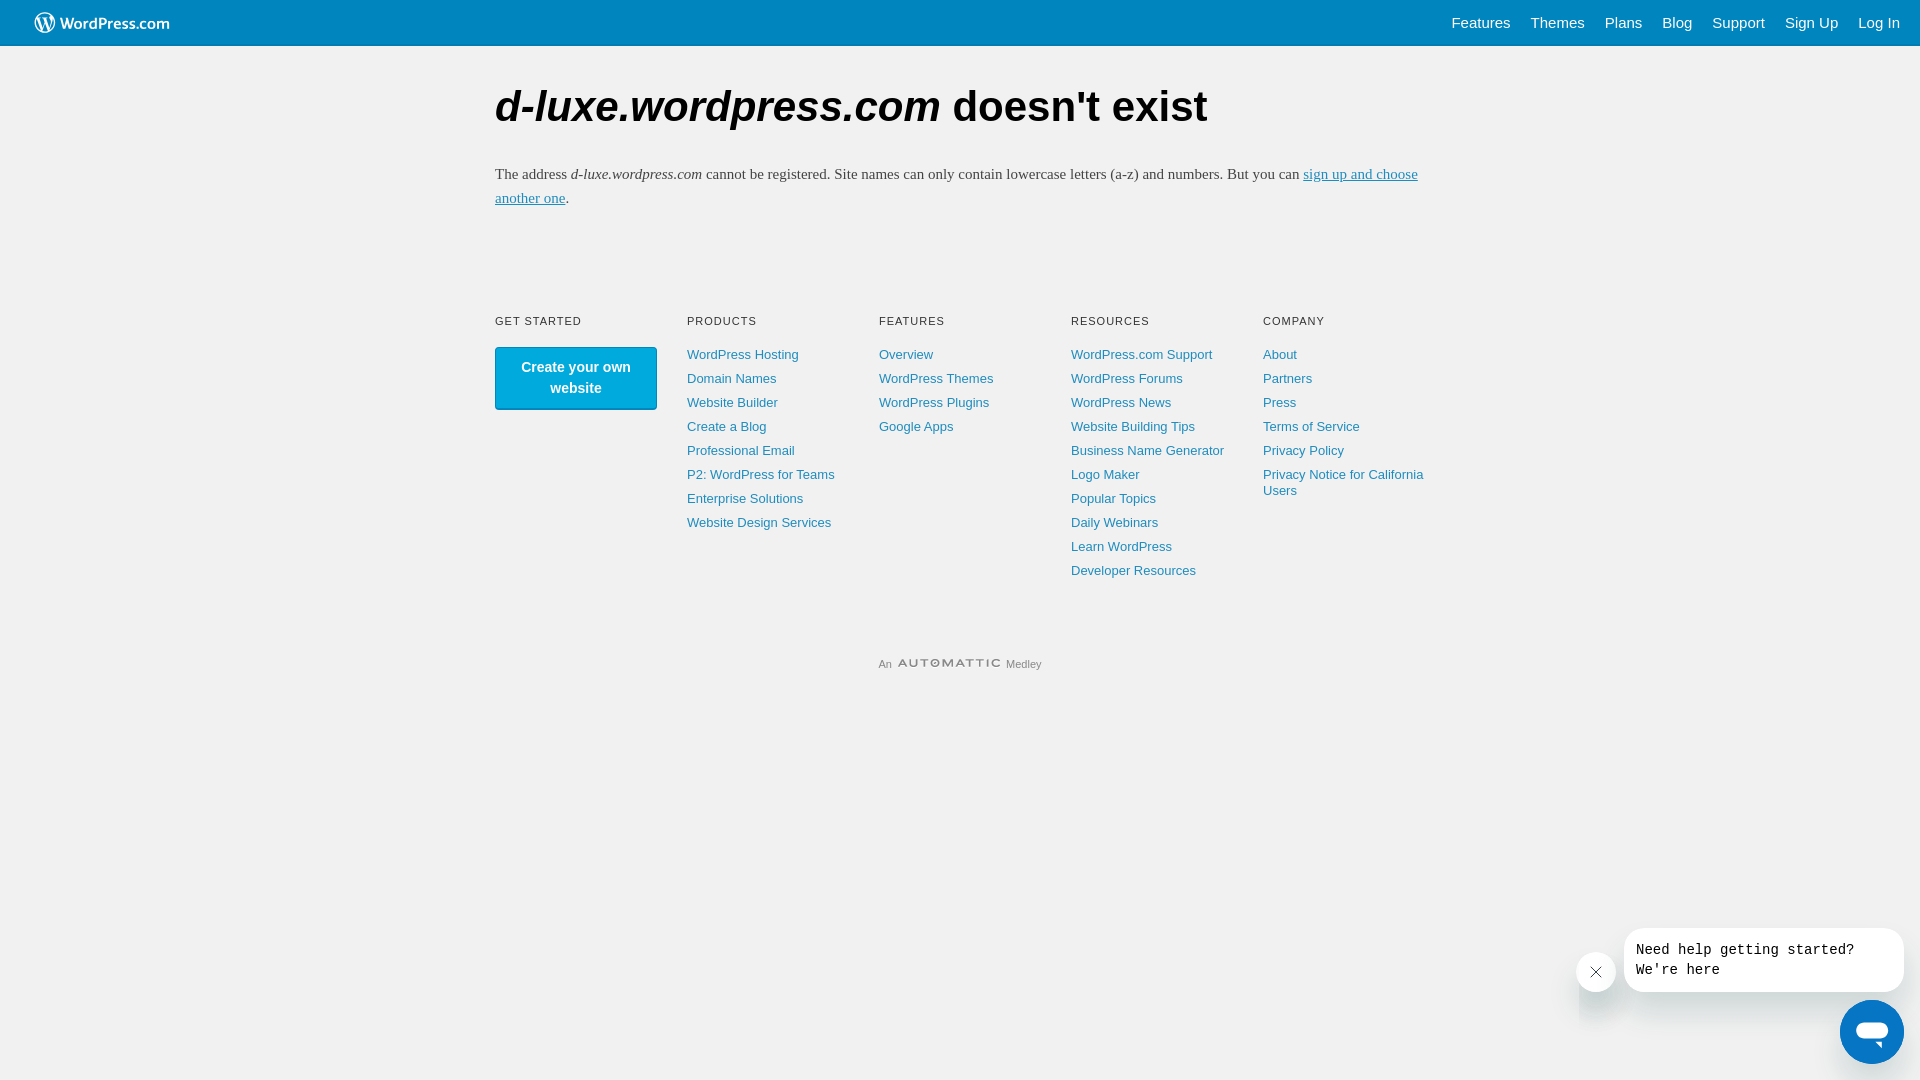 This screenshot has width=1920, height=1080. Describe the element at coordinates (905, 353) in the screenshot. I see `'Overview'` at that location.